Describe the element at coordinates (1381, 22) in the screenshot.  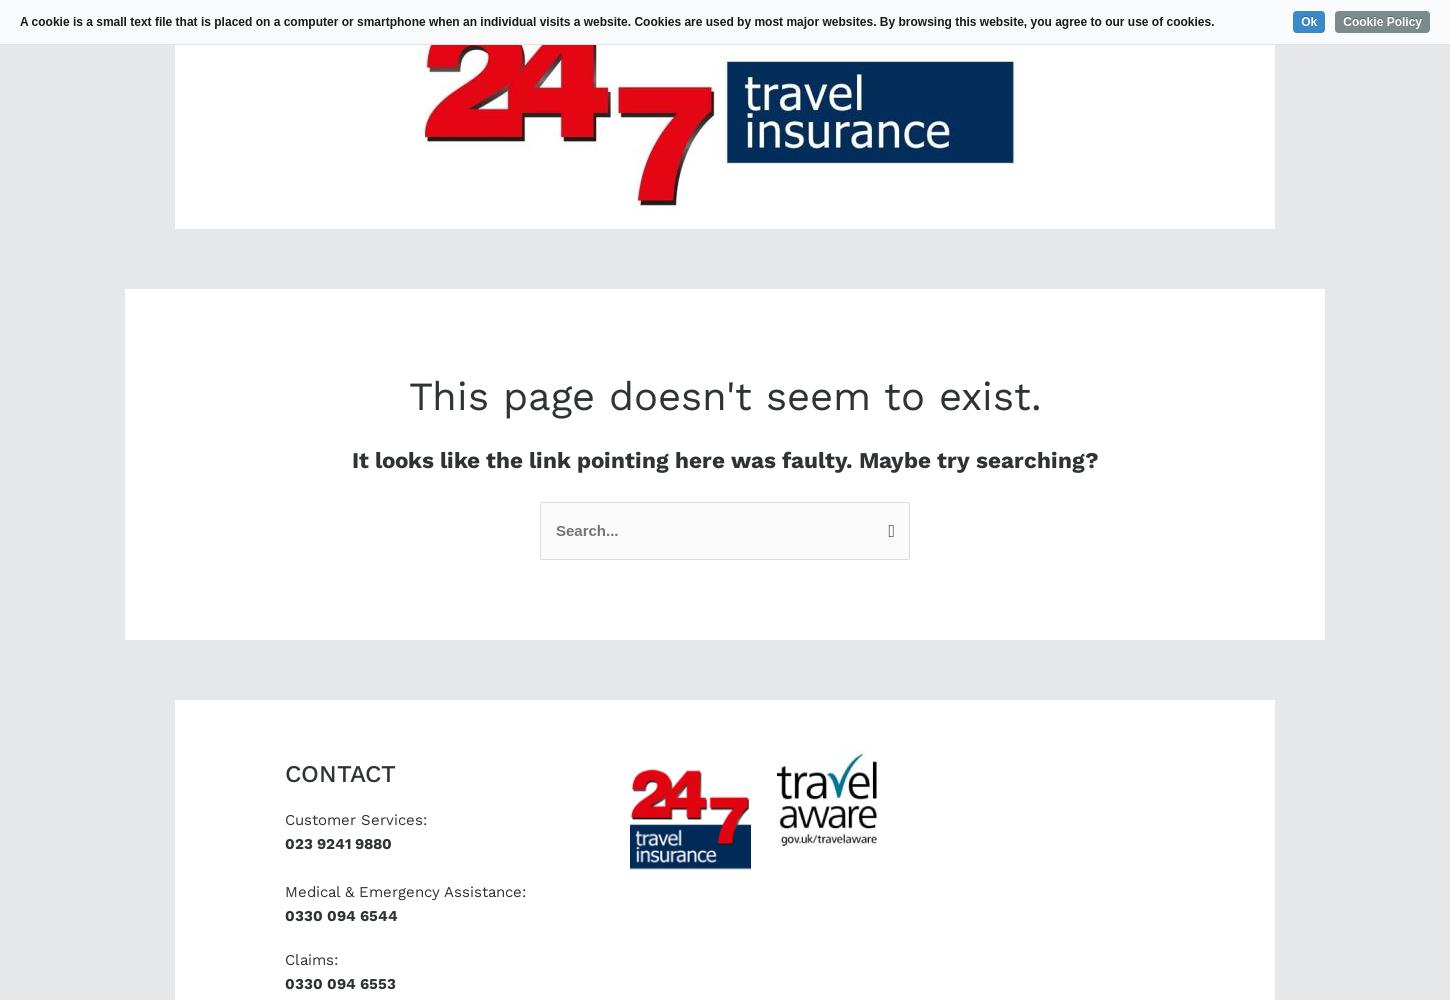
I see `'Cookie Policy'` at that location.